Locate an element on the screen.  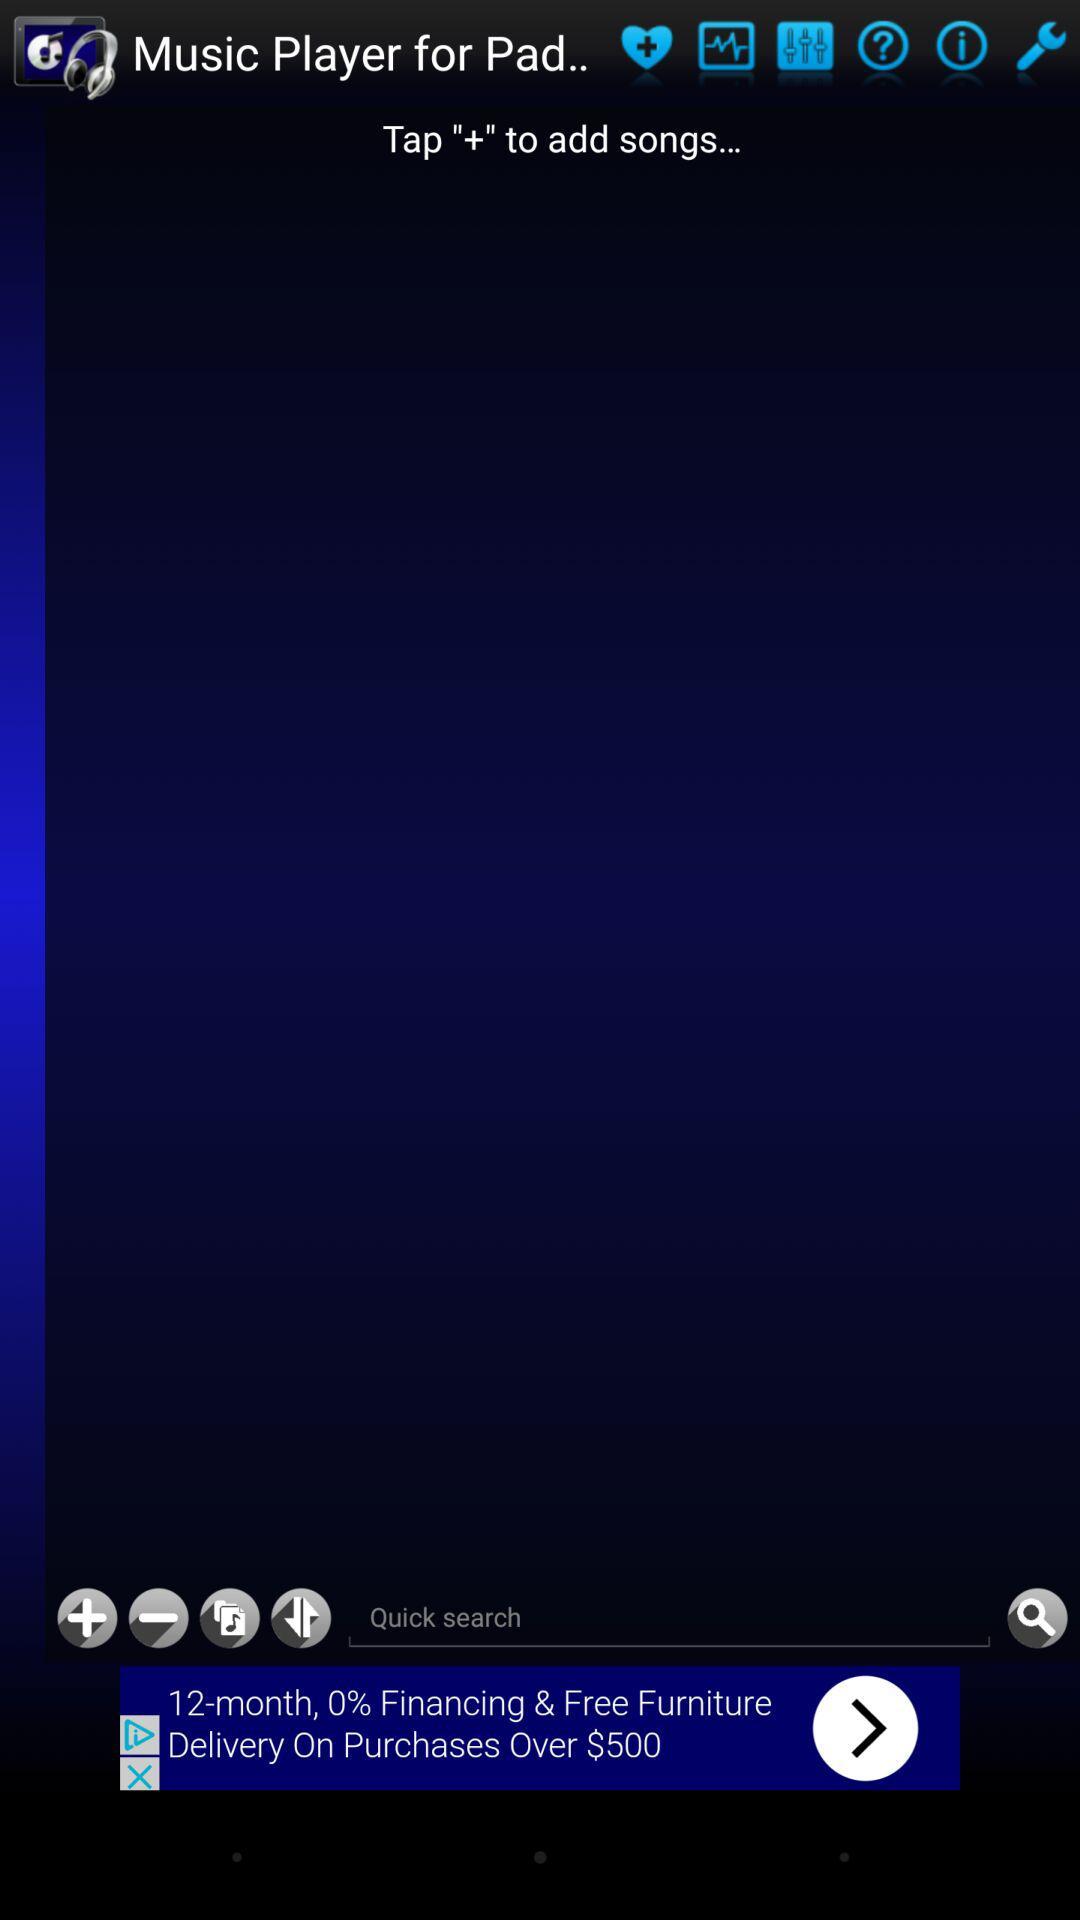
application settings is located at coordinates (803, 52).